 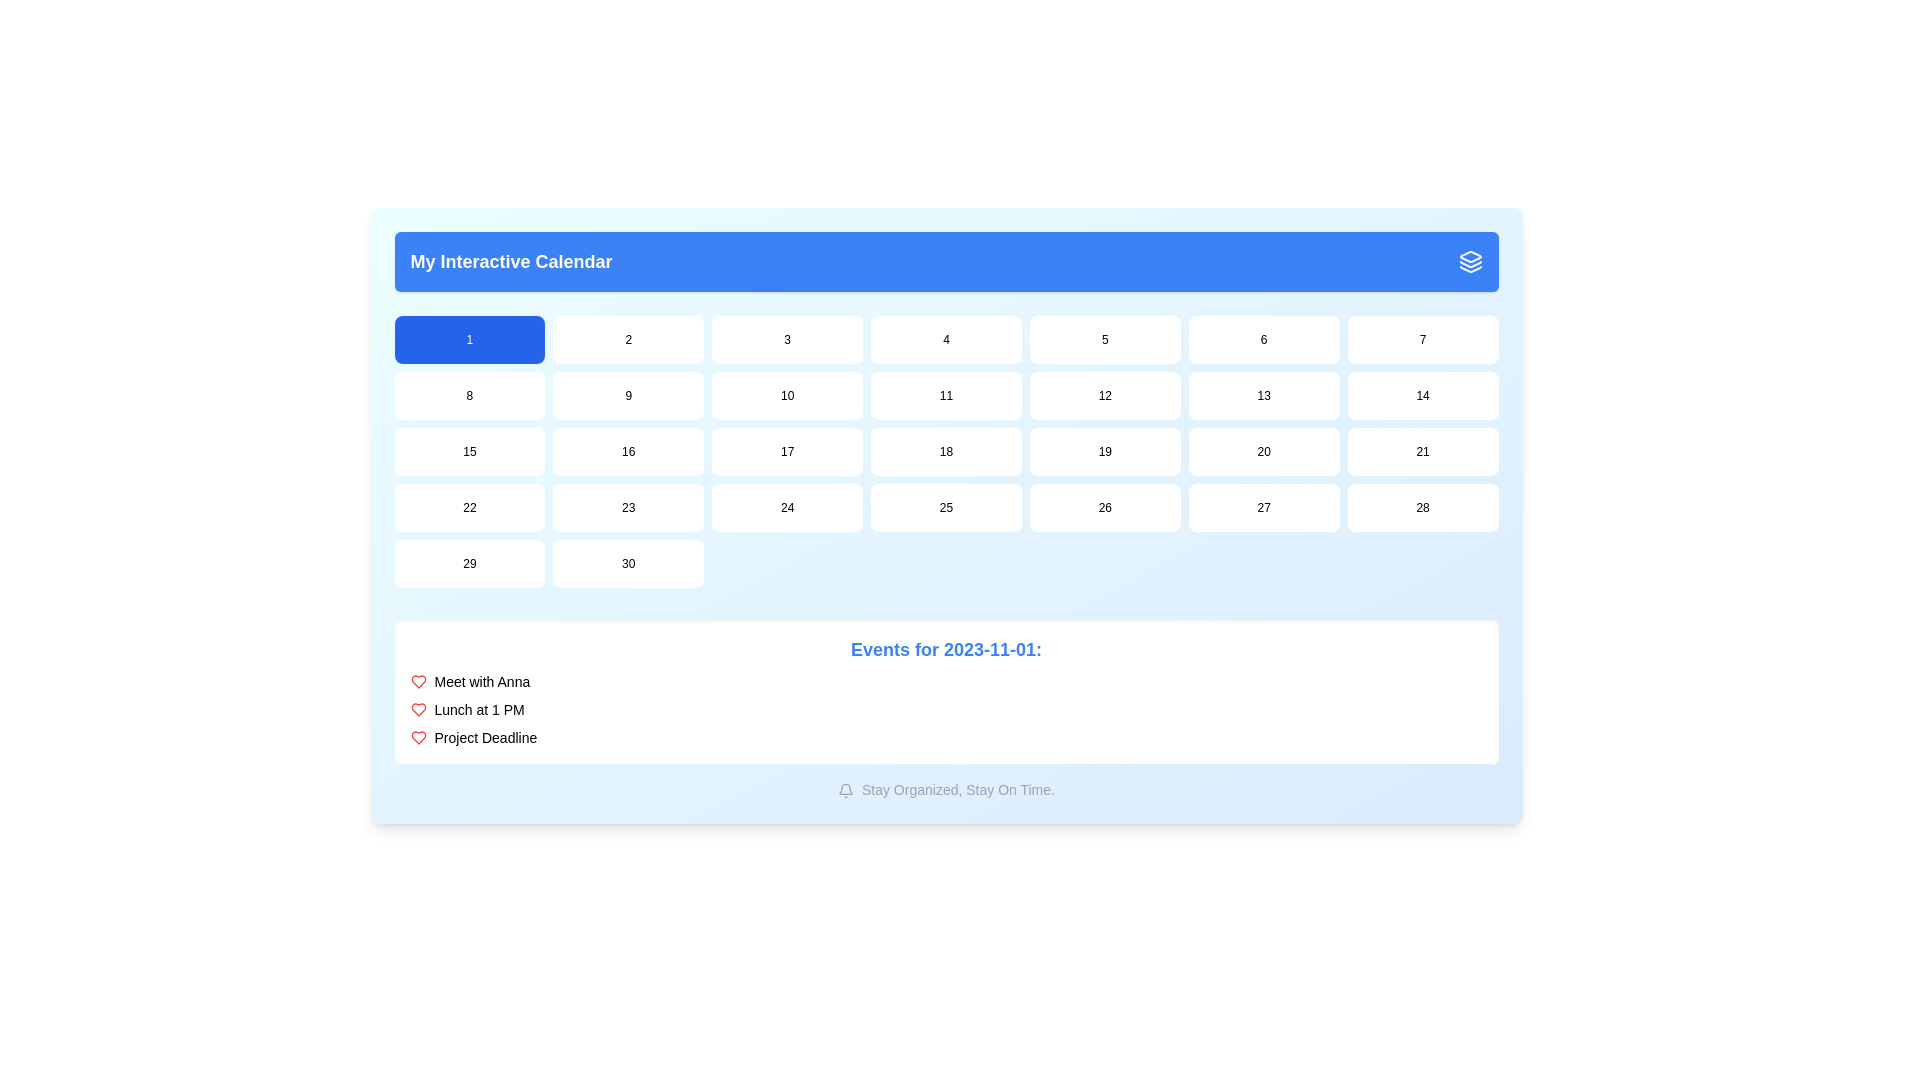 I want to click on the small rectangular button with the number '30' that is located in the bottom-right corner of a 7x5 grid within a calendar interface, so click(x=627, y=563).